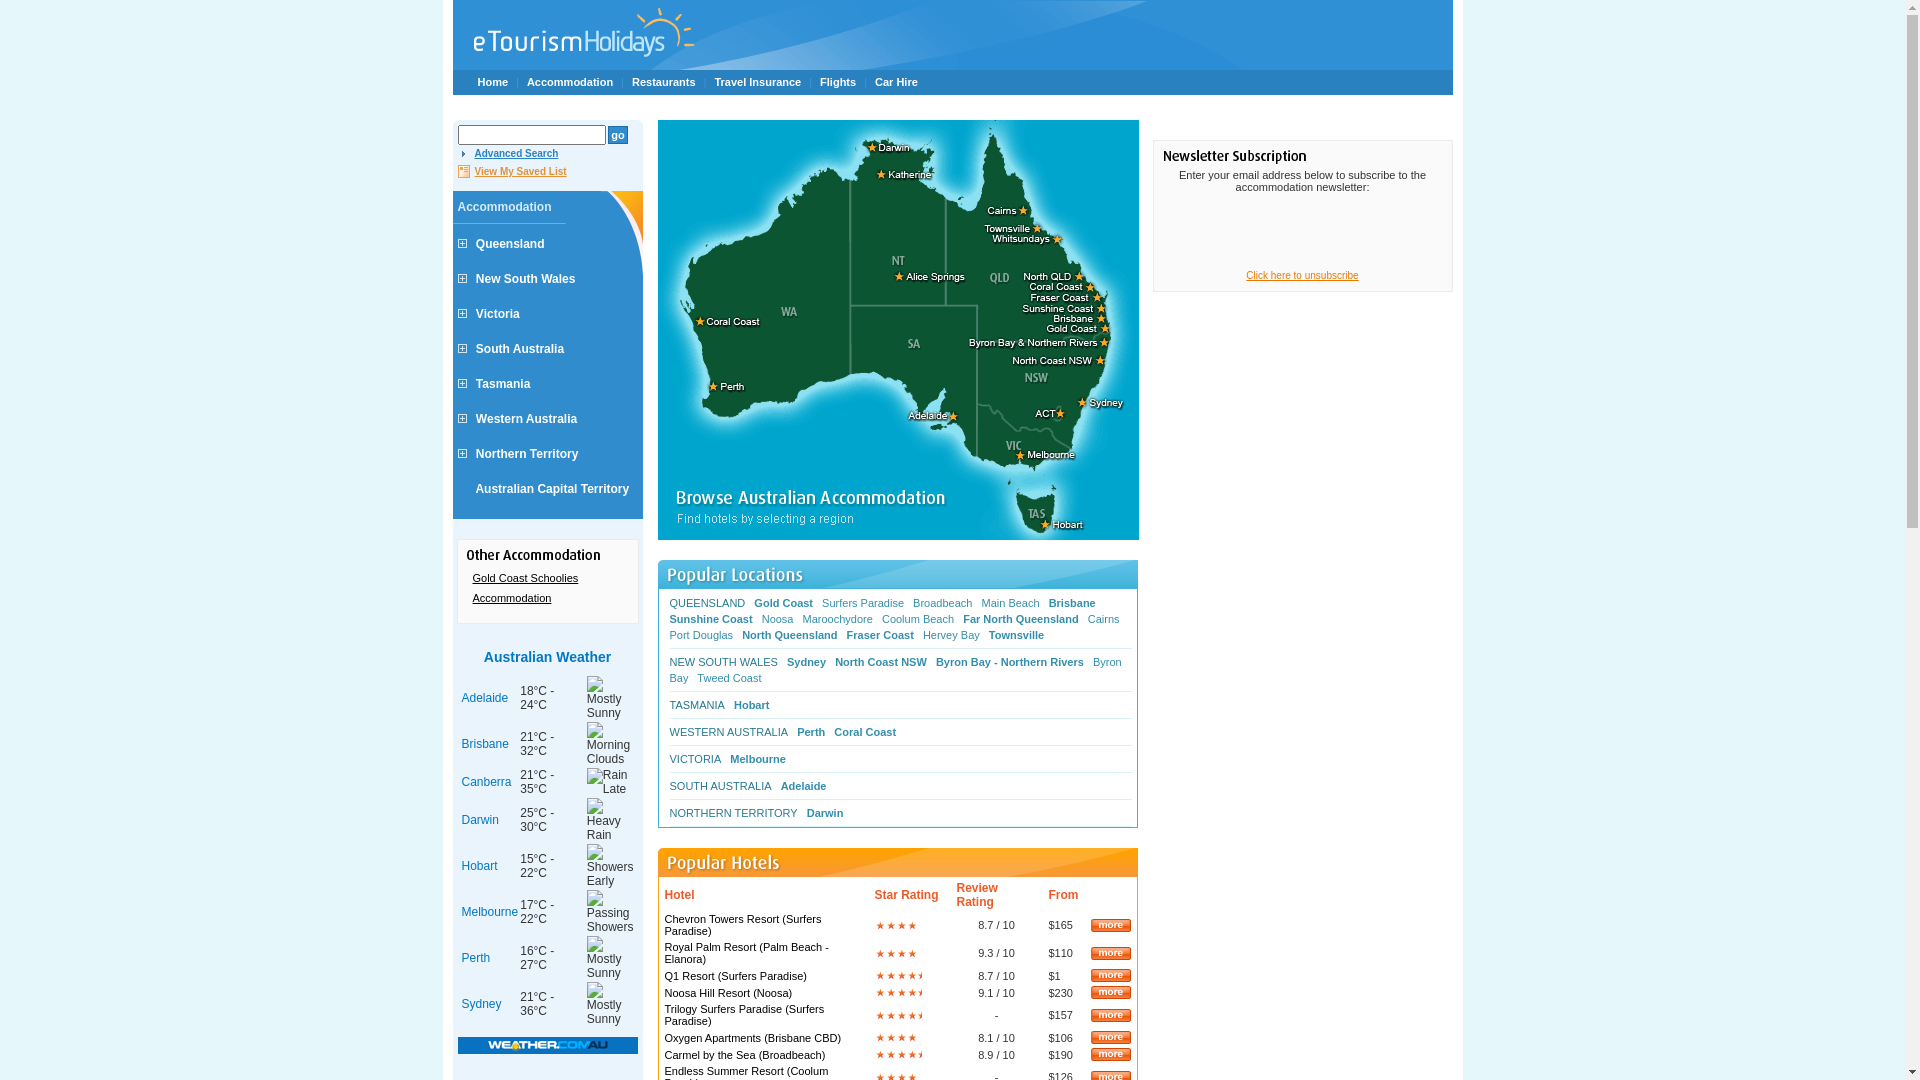 This screenshot has width=1920, height=1080. Describe the element at coordinates (552, 489) in the screenshot. I see `'Australian Capital Territory'` at that location.